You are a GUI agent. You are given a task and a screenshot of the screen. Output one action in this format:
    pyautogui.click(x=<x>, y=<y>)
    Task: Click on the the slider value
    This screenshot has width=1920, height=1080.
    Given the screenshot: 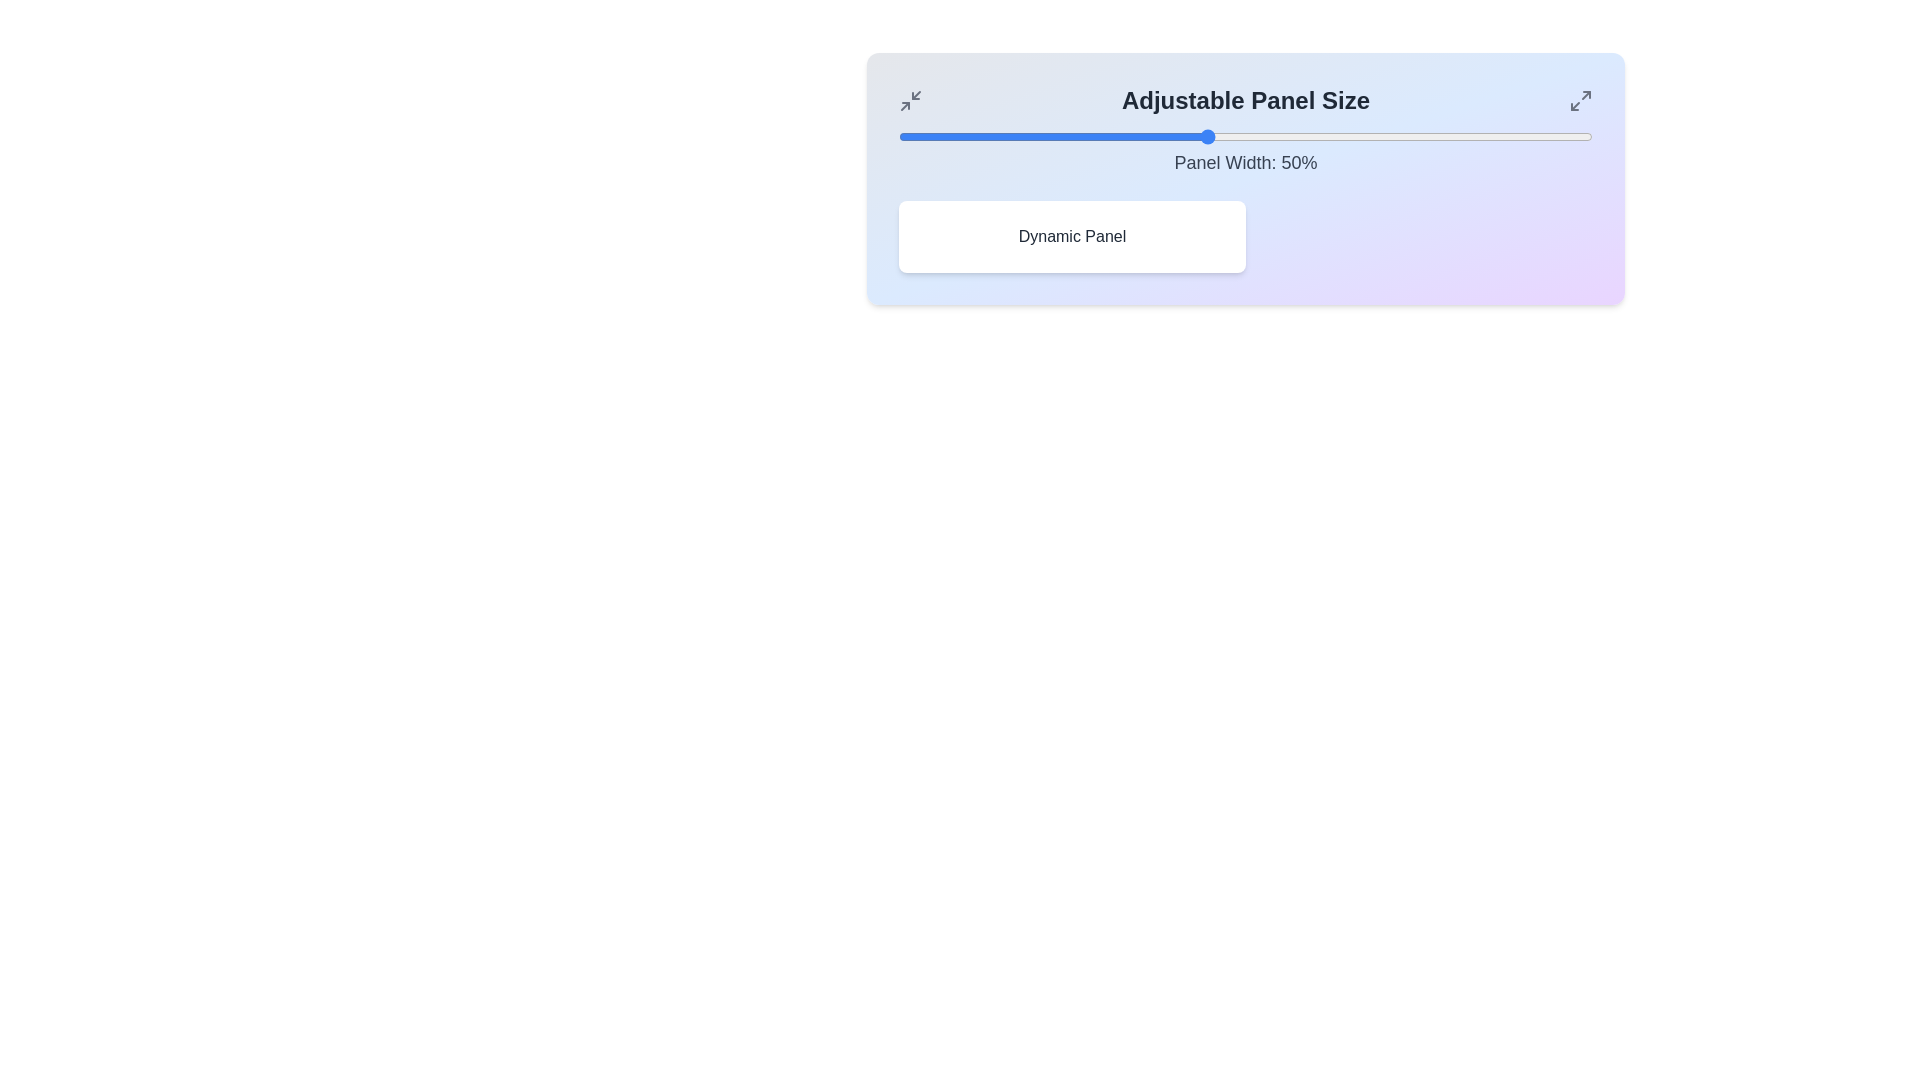 What is the action you would take?
    pyautogui.click(x=1477, y=136)
    